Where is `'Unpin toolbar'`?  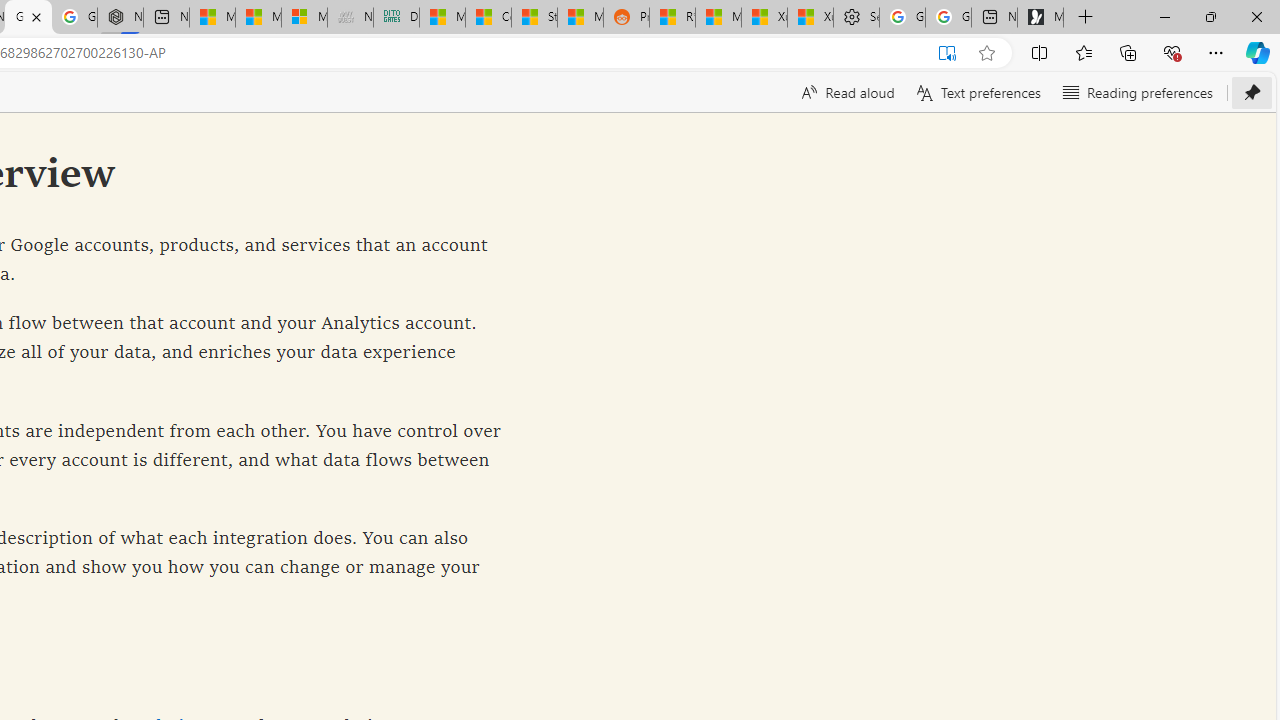
'Unpin toolbar' is located at coordinates (1251, 92).